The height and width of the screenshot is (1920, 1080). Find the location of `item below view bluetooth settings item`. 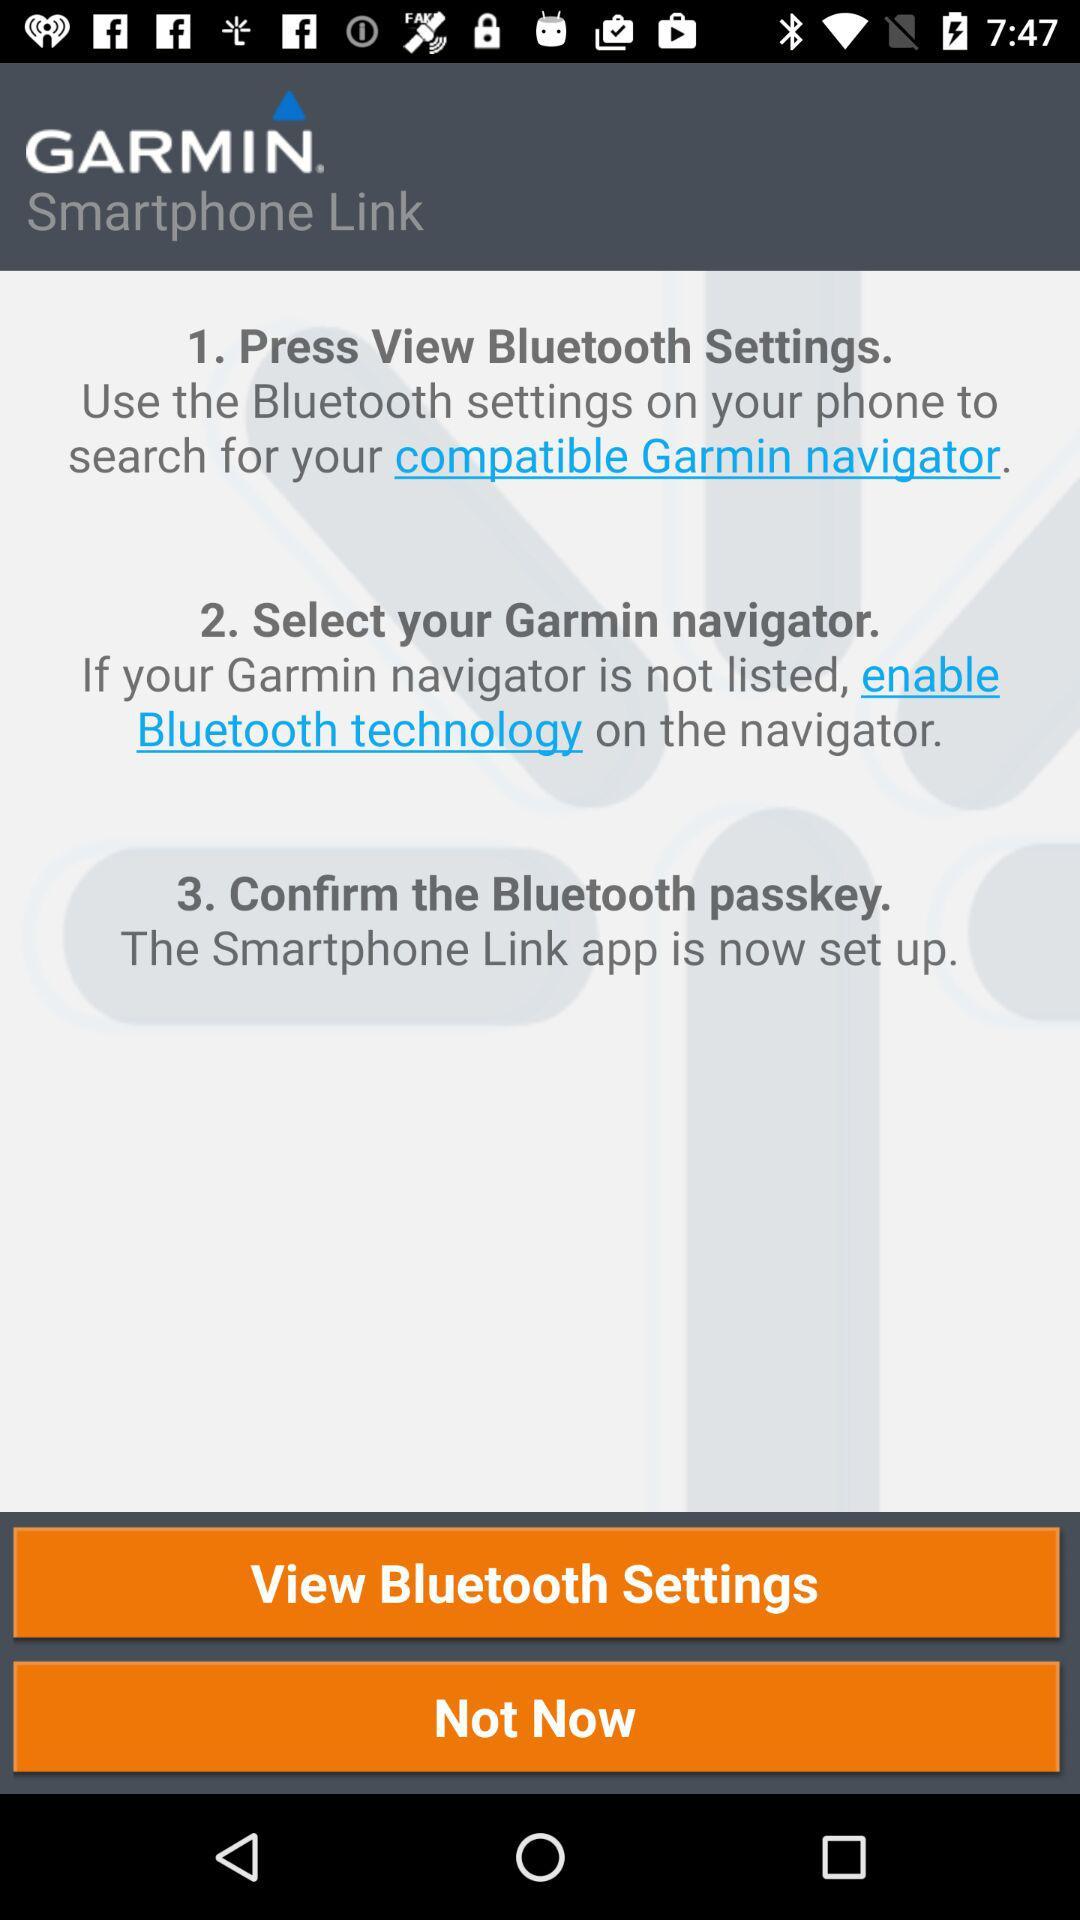

item below view bluetooth settings item is located at coordinates (540, 1719).